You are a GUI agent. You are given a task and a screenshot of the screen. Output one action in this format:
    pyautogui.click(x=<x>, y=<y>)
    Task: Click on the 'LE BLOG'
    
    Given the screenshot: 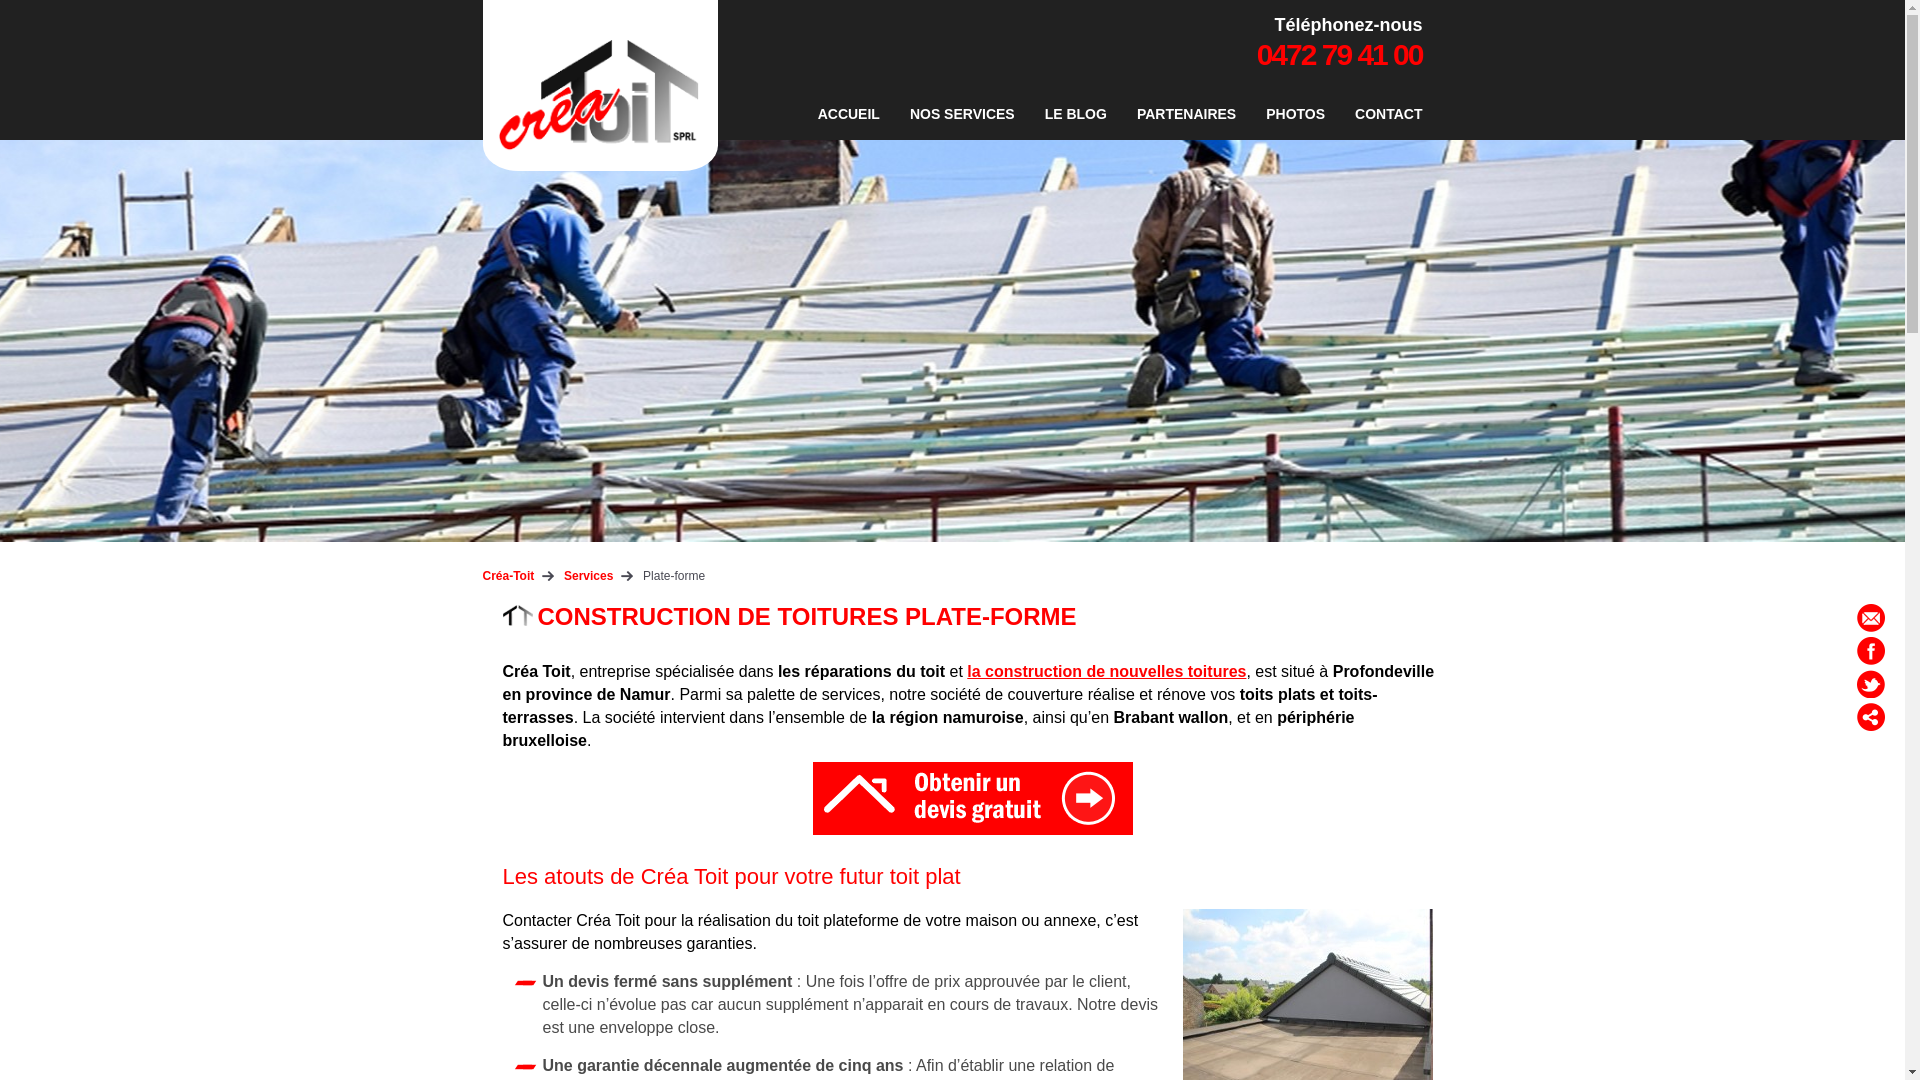 What is the action you would take?
    pyautogui.click(x=1035, y=114)
    